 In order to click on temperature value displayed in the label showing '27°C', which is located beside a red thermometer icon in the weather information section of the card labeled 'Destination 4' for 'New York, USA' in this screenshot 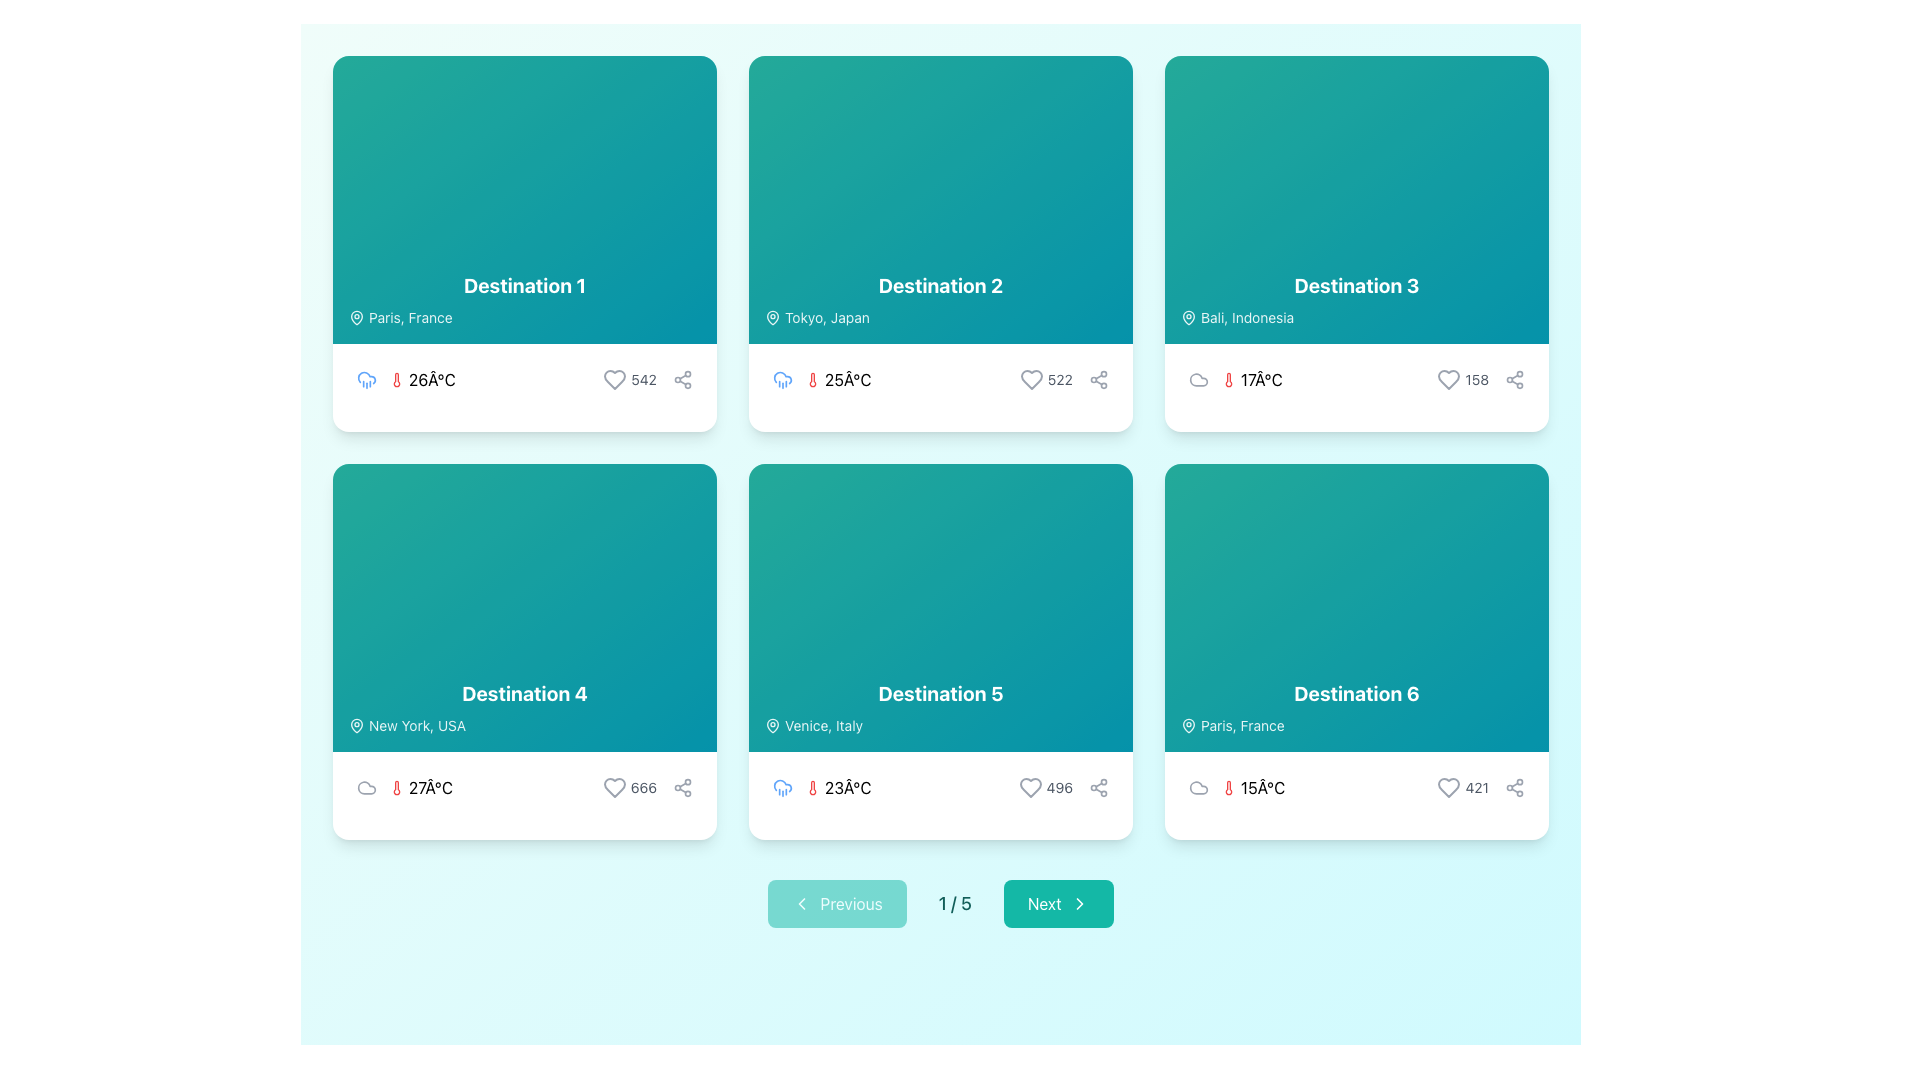, I will do `click(420, 786)`.